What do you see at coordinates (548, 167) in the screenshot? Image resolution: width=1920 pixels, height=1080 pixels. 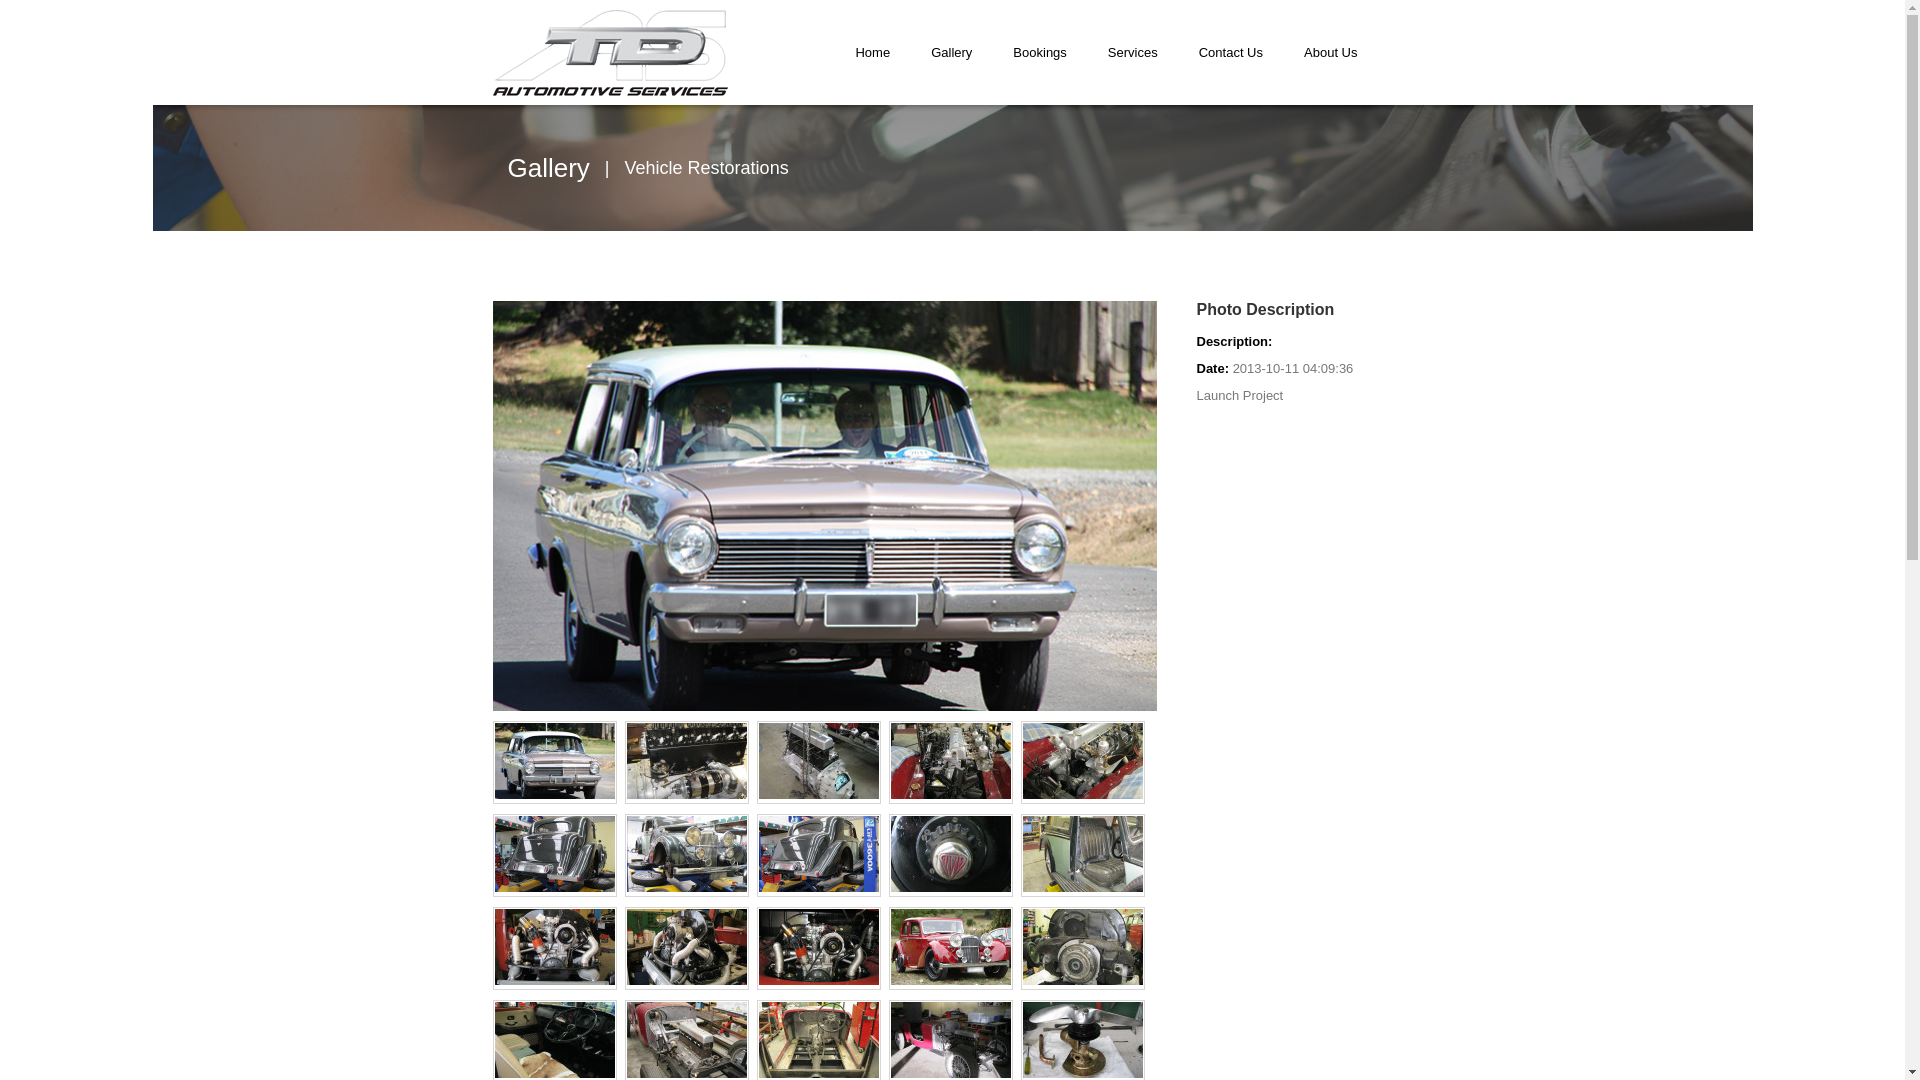 I see `'Gallery'` at bounding box center [548, 167].